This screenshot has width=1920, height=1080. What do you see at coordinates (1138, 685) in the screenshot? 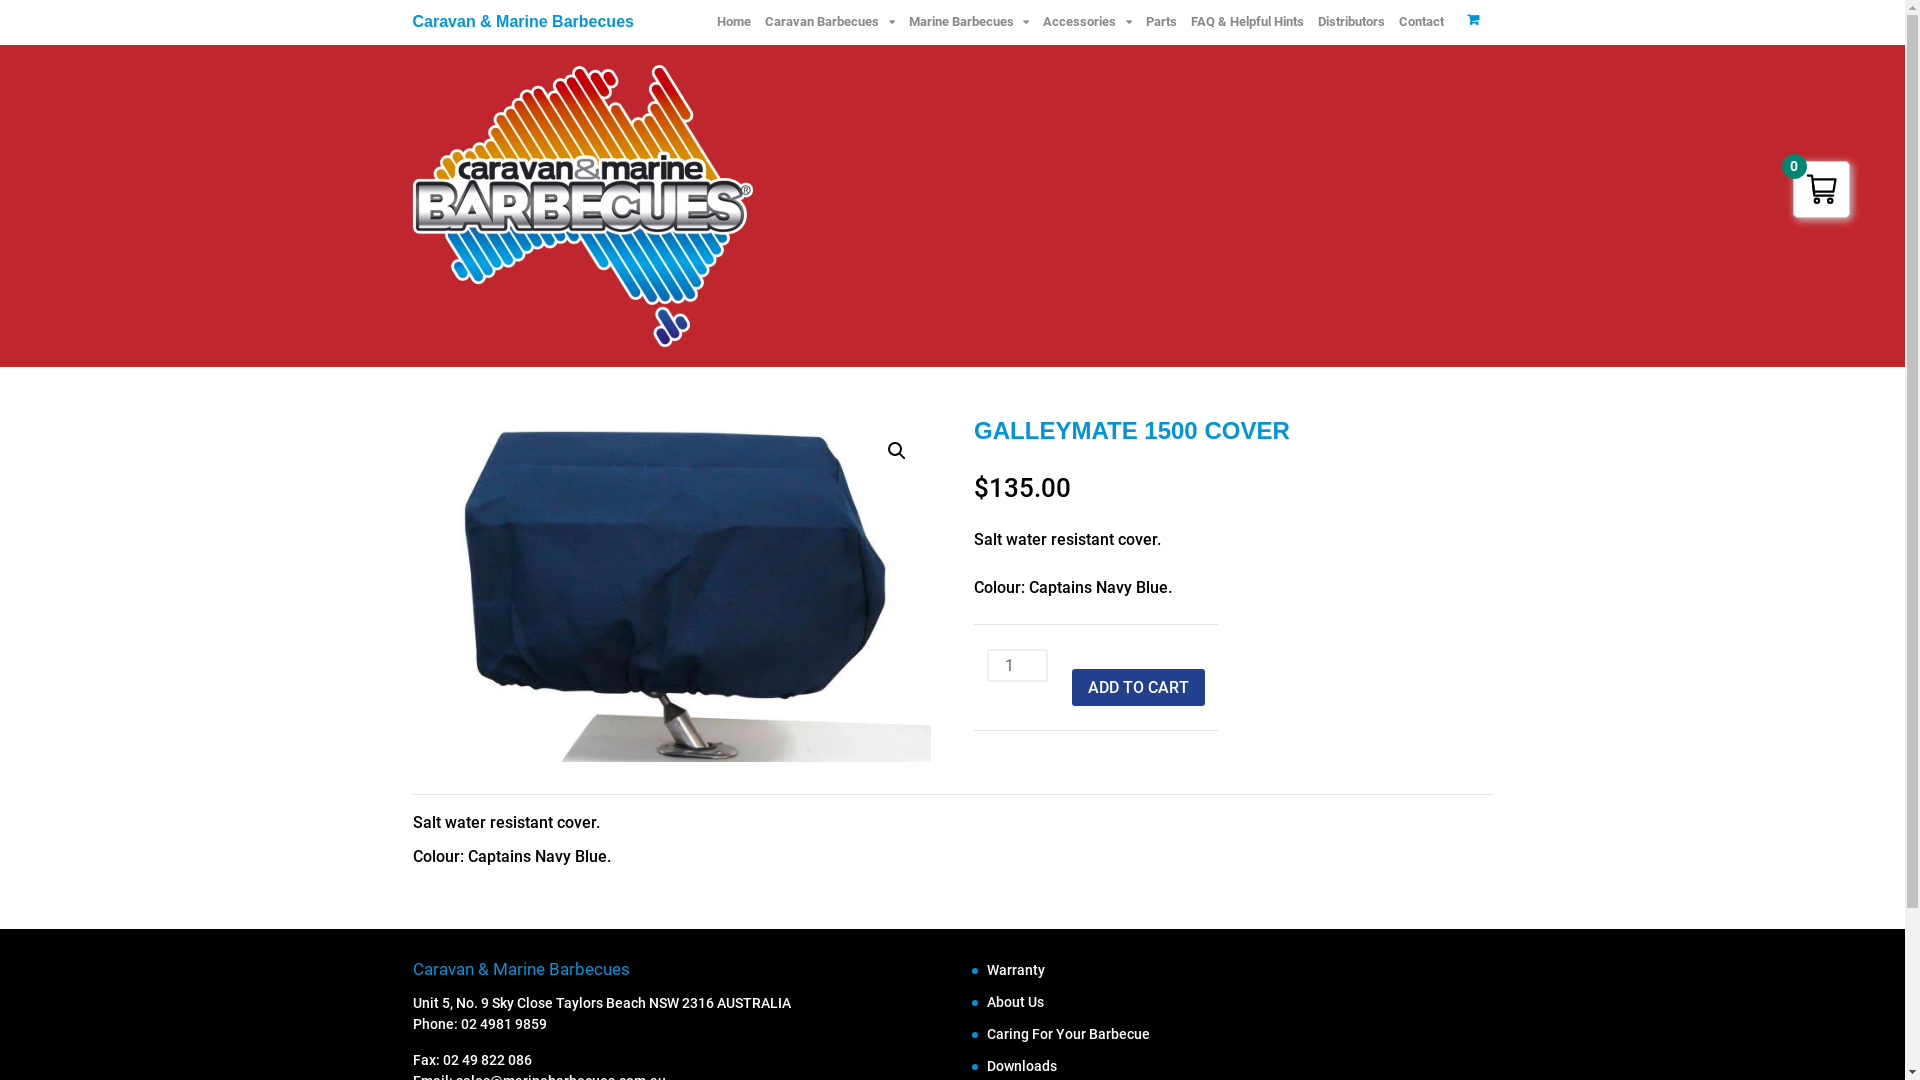
I see `'ADD TO CART'` at bounding box center [1138, 685].